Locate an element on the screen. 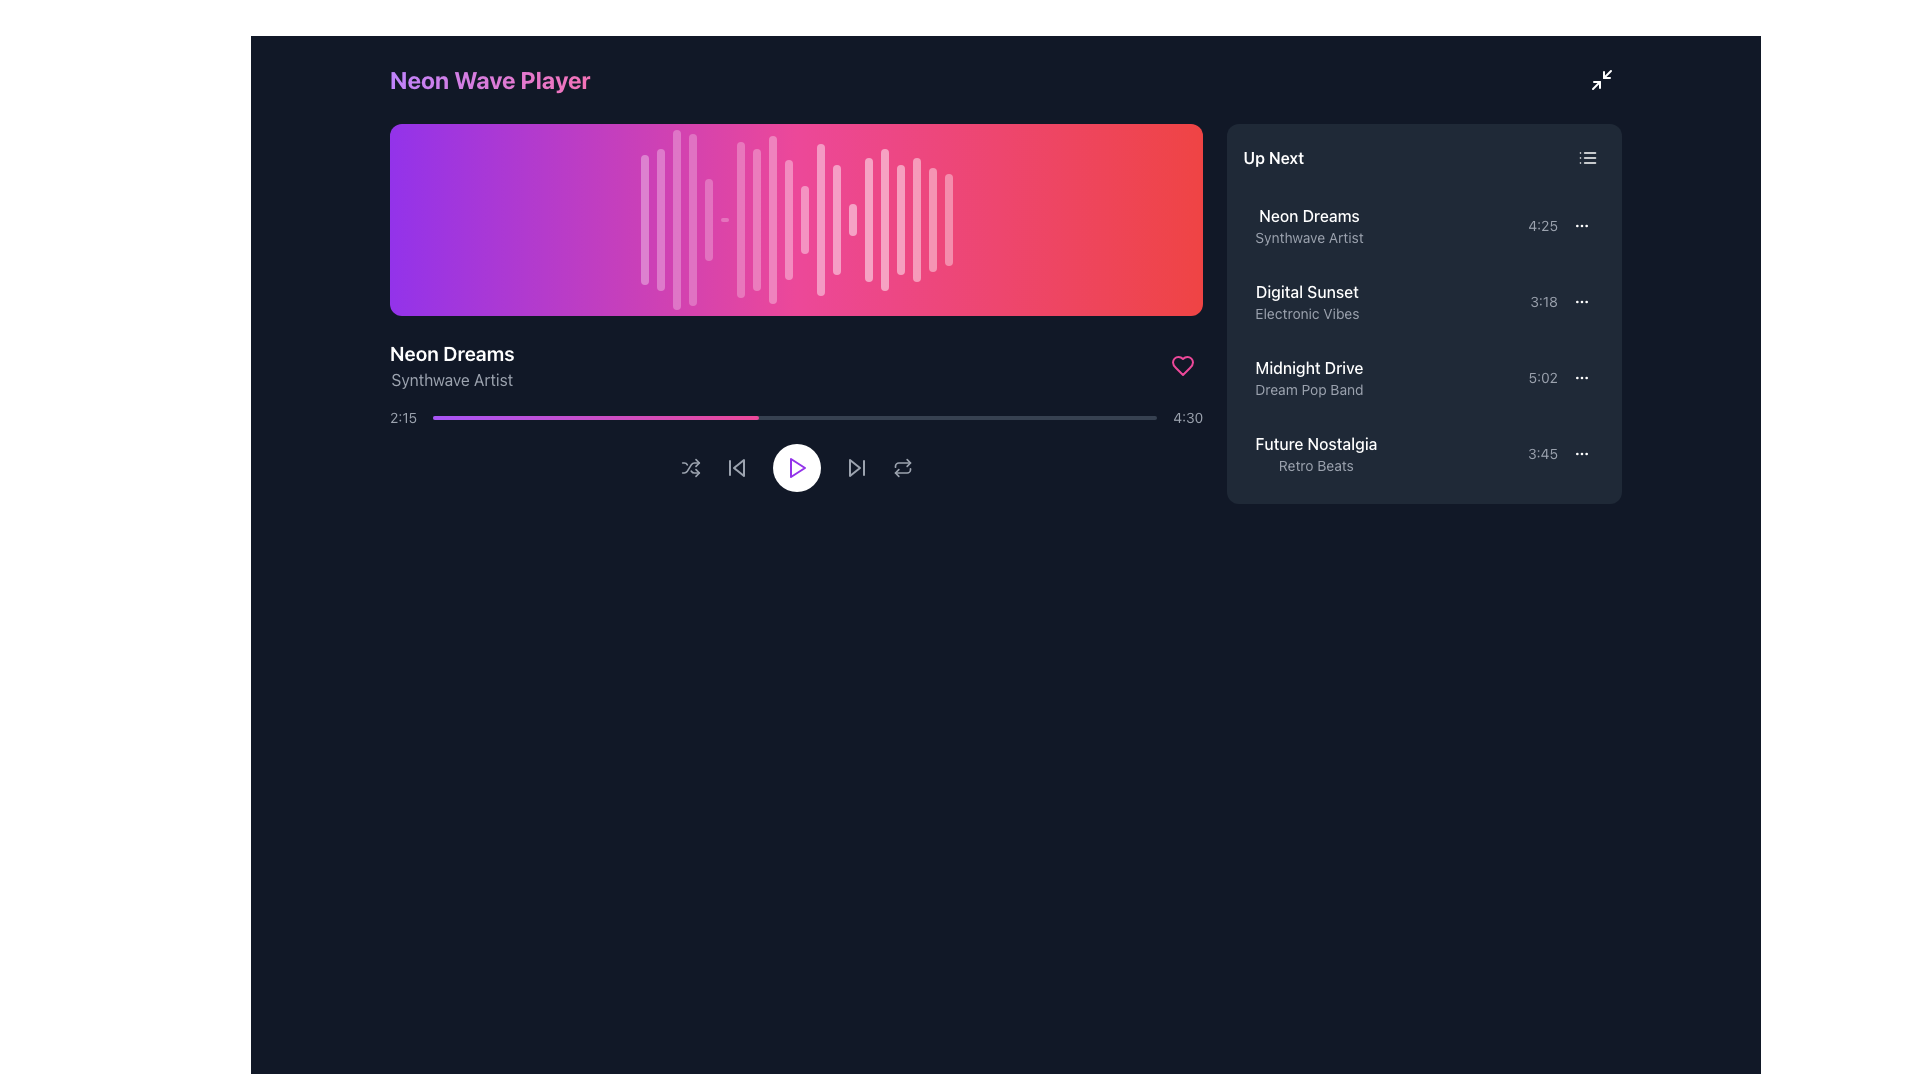  the interactive icon for additional options related to the song 'Midnight Drive' in the 'Up Next' playlist panel is located at coordinates (1560, 378).